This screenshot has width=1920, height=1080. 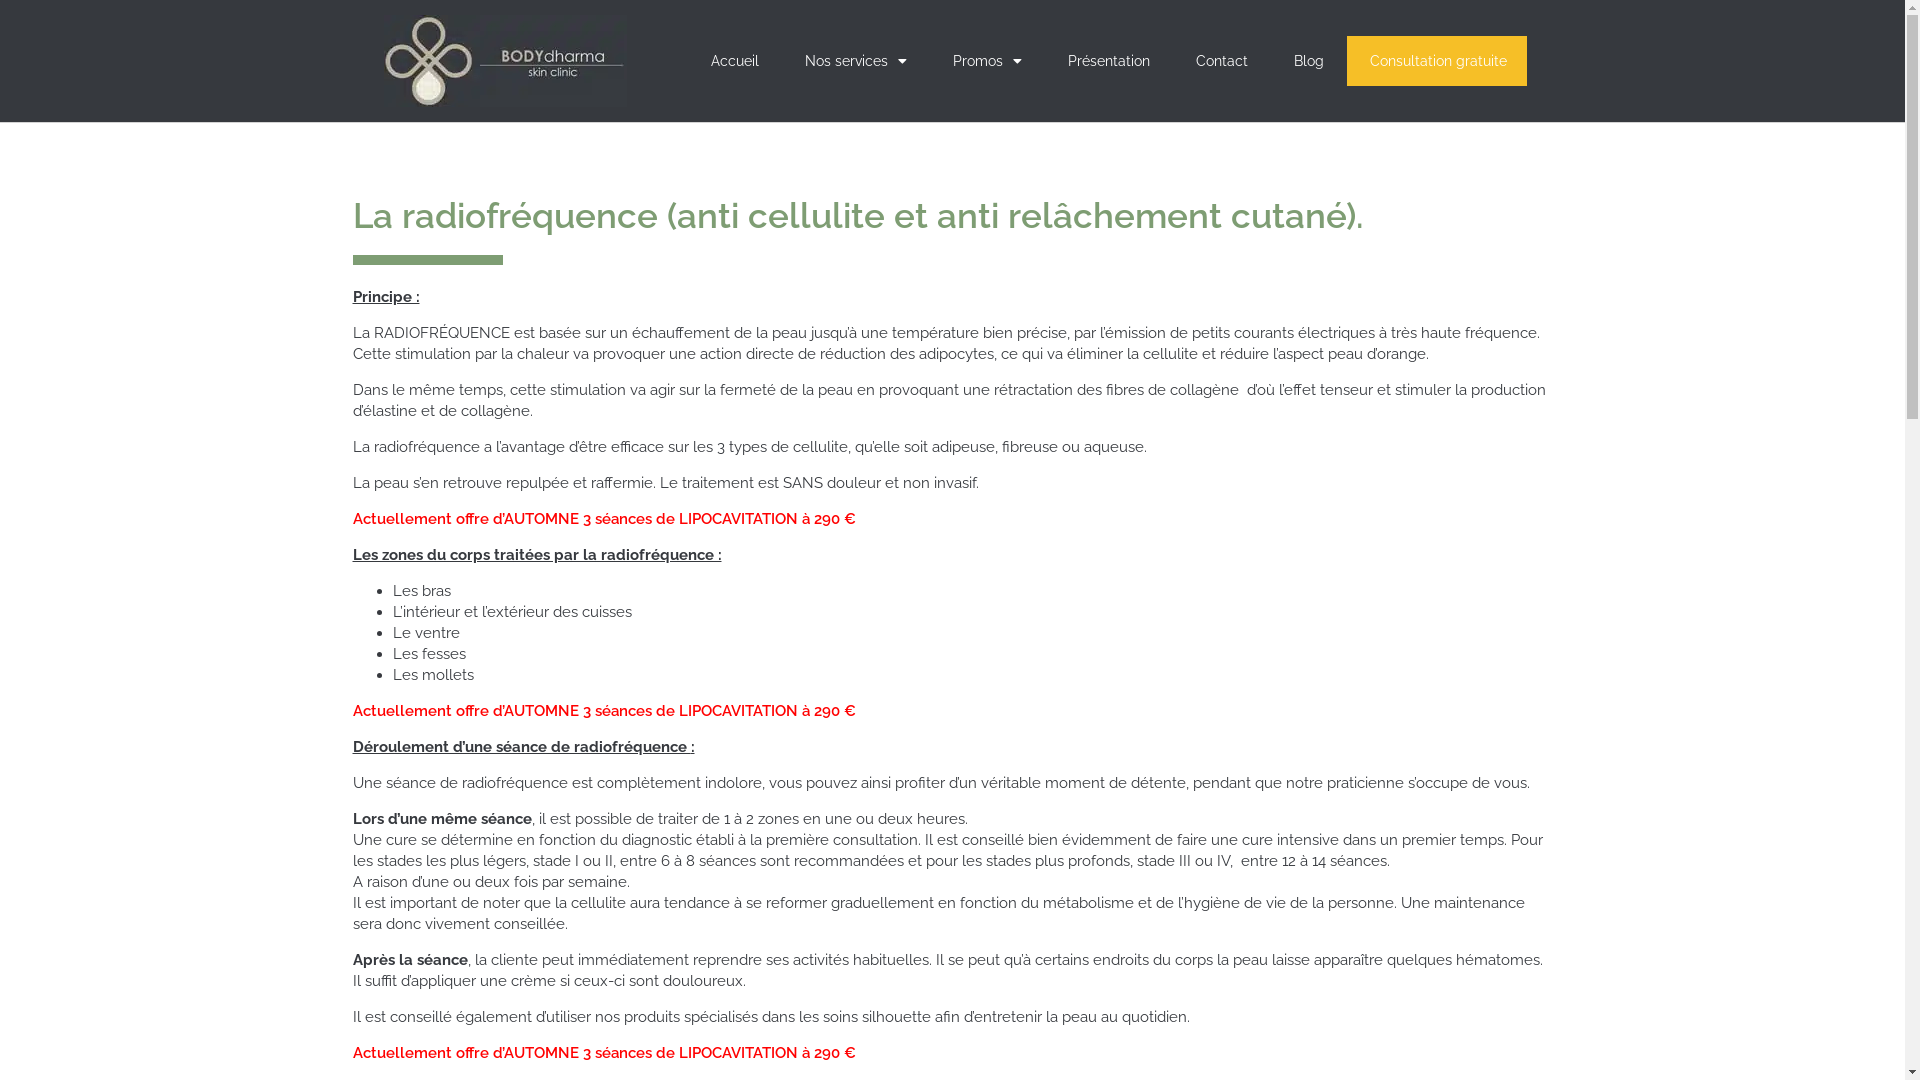 What do you see at coordinates (1309, 60) in the screenshot?
I see `'Blog'` at bounding box center [1309, 60].